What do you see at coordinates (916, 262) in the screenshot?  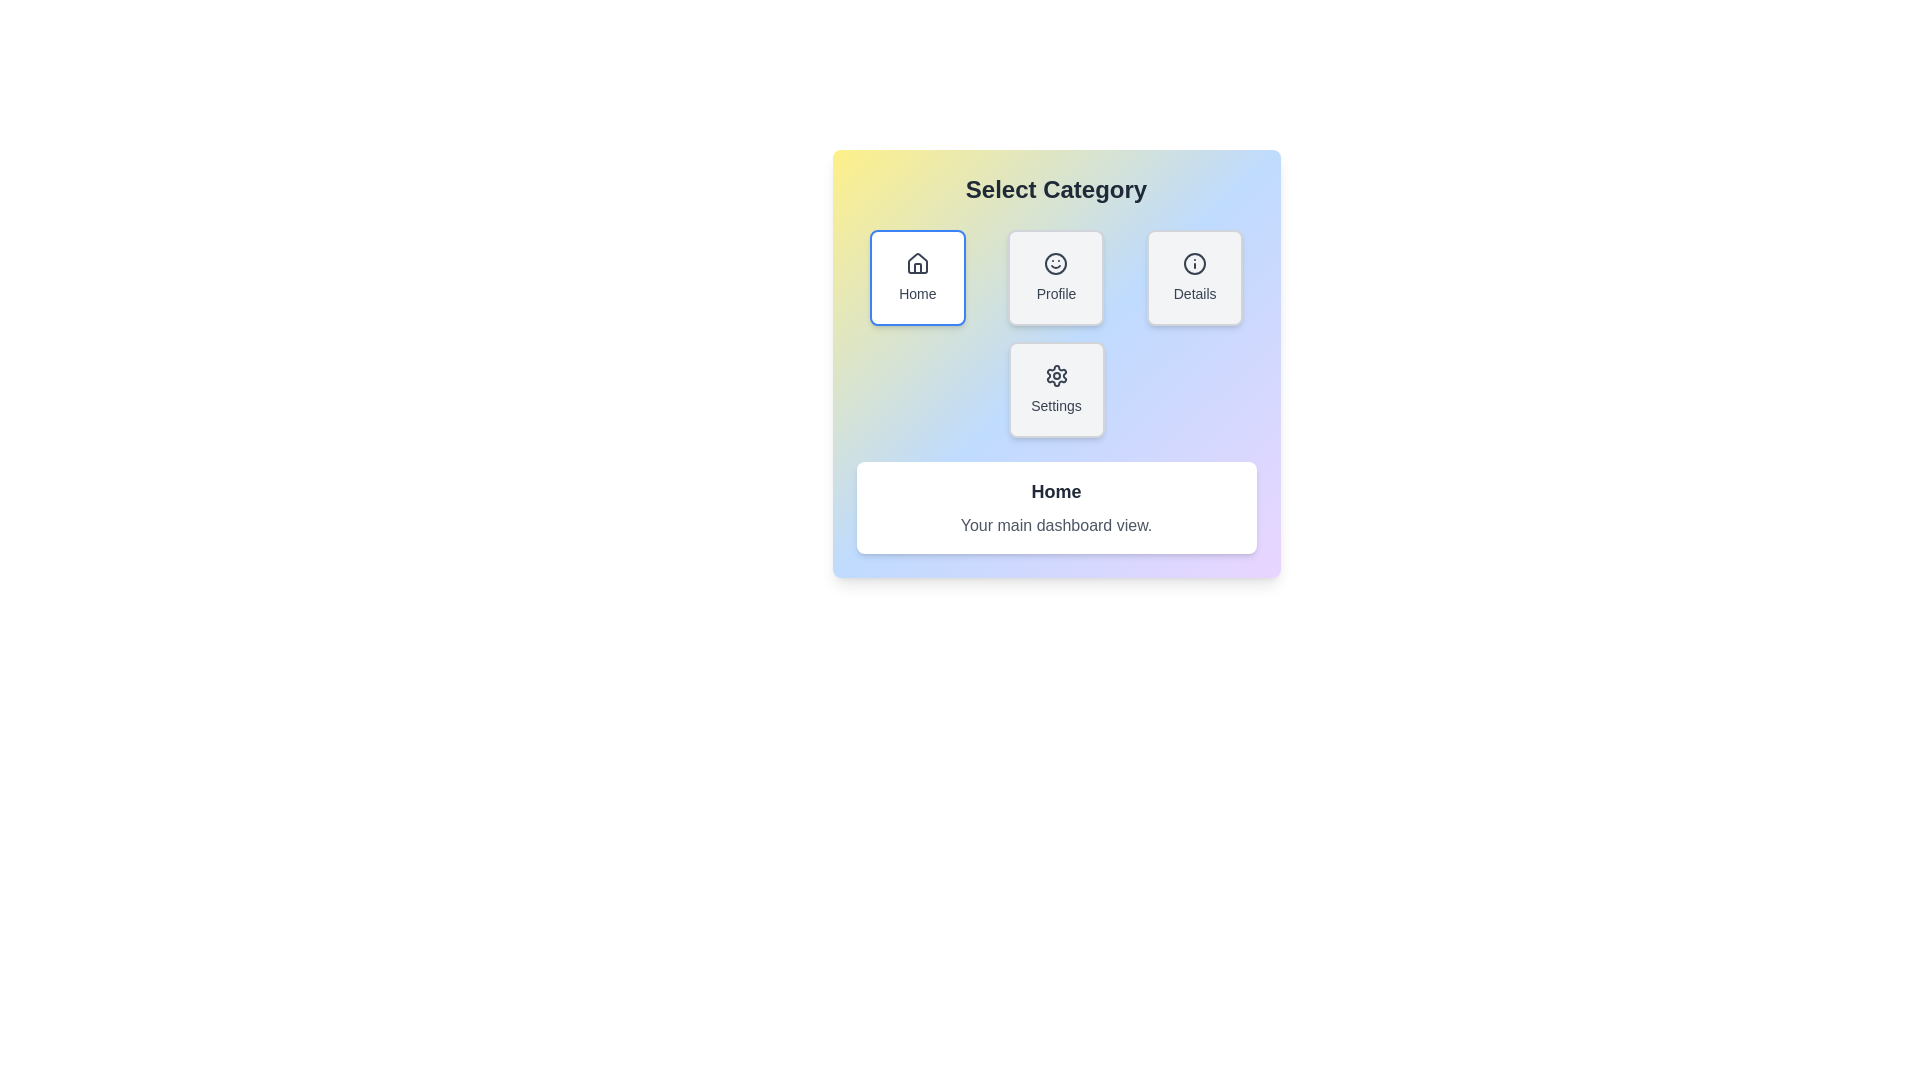 I see `the 'Home' icon` at bounding box center [916, 262].